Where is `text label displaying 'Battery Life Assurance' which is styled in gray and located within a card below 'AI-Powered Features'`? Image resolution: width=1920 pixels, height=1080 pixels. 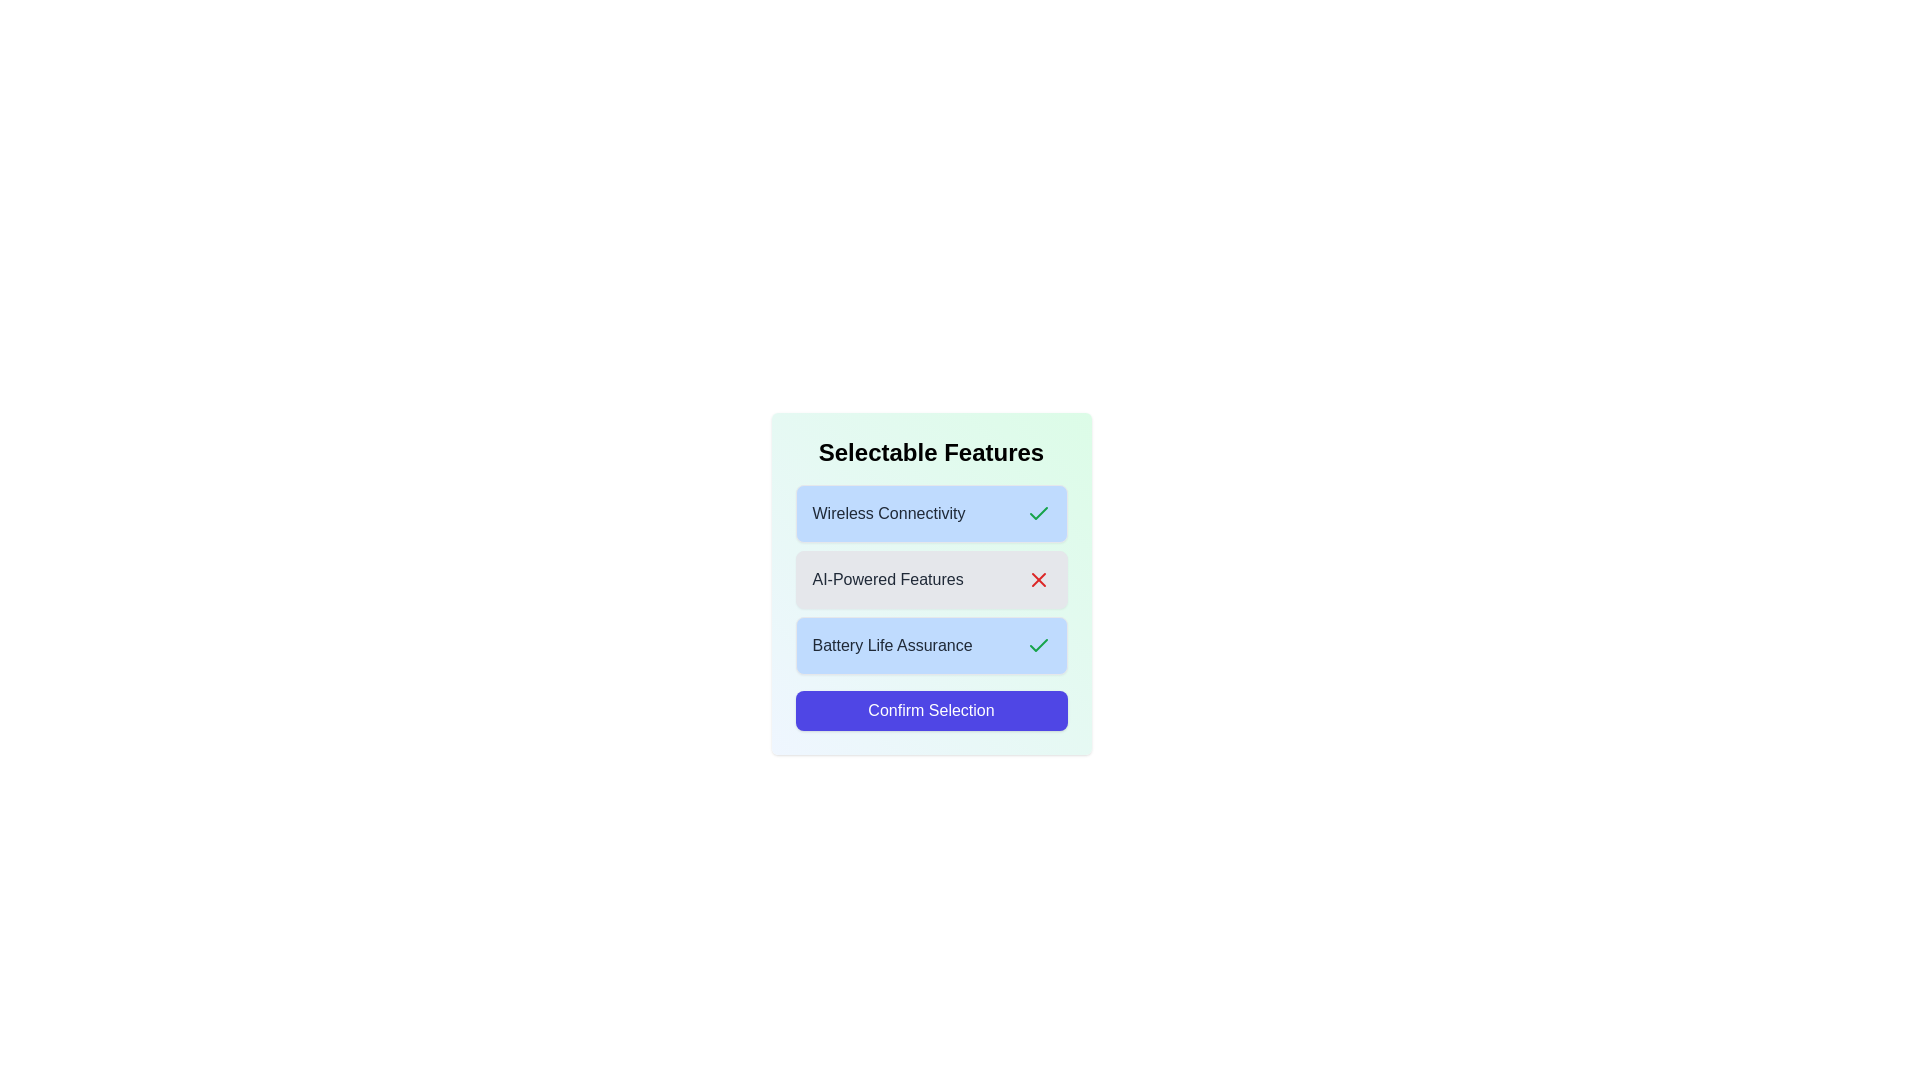
text label displaying 'Battery Life Assurance' which is styled in gray and located within a card below 'AI-Powered Features' is located at coordinates (891, 645).